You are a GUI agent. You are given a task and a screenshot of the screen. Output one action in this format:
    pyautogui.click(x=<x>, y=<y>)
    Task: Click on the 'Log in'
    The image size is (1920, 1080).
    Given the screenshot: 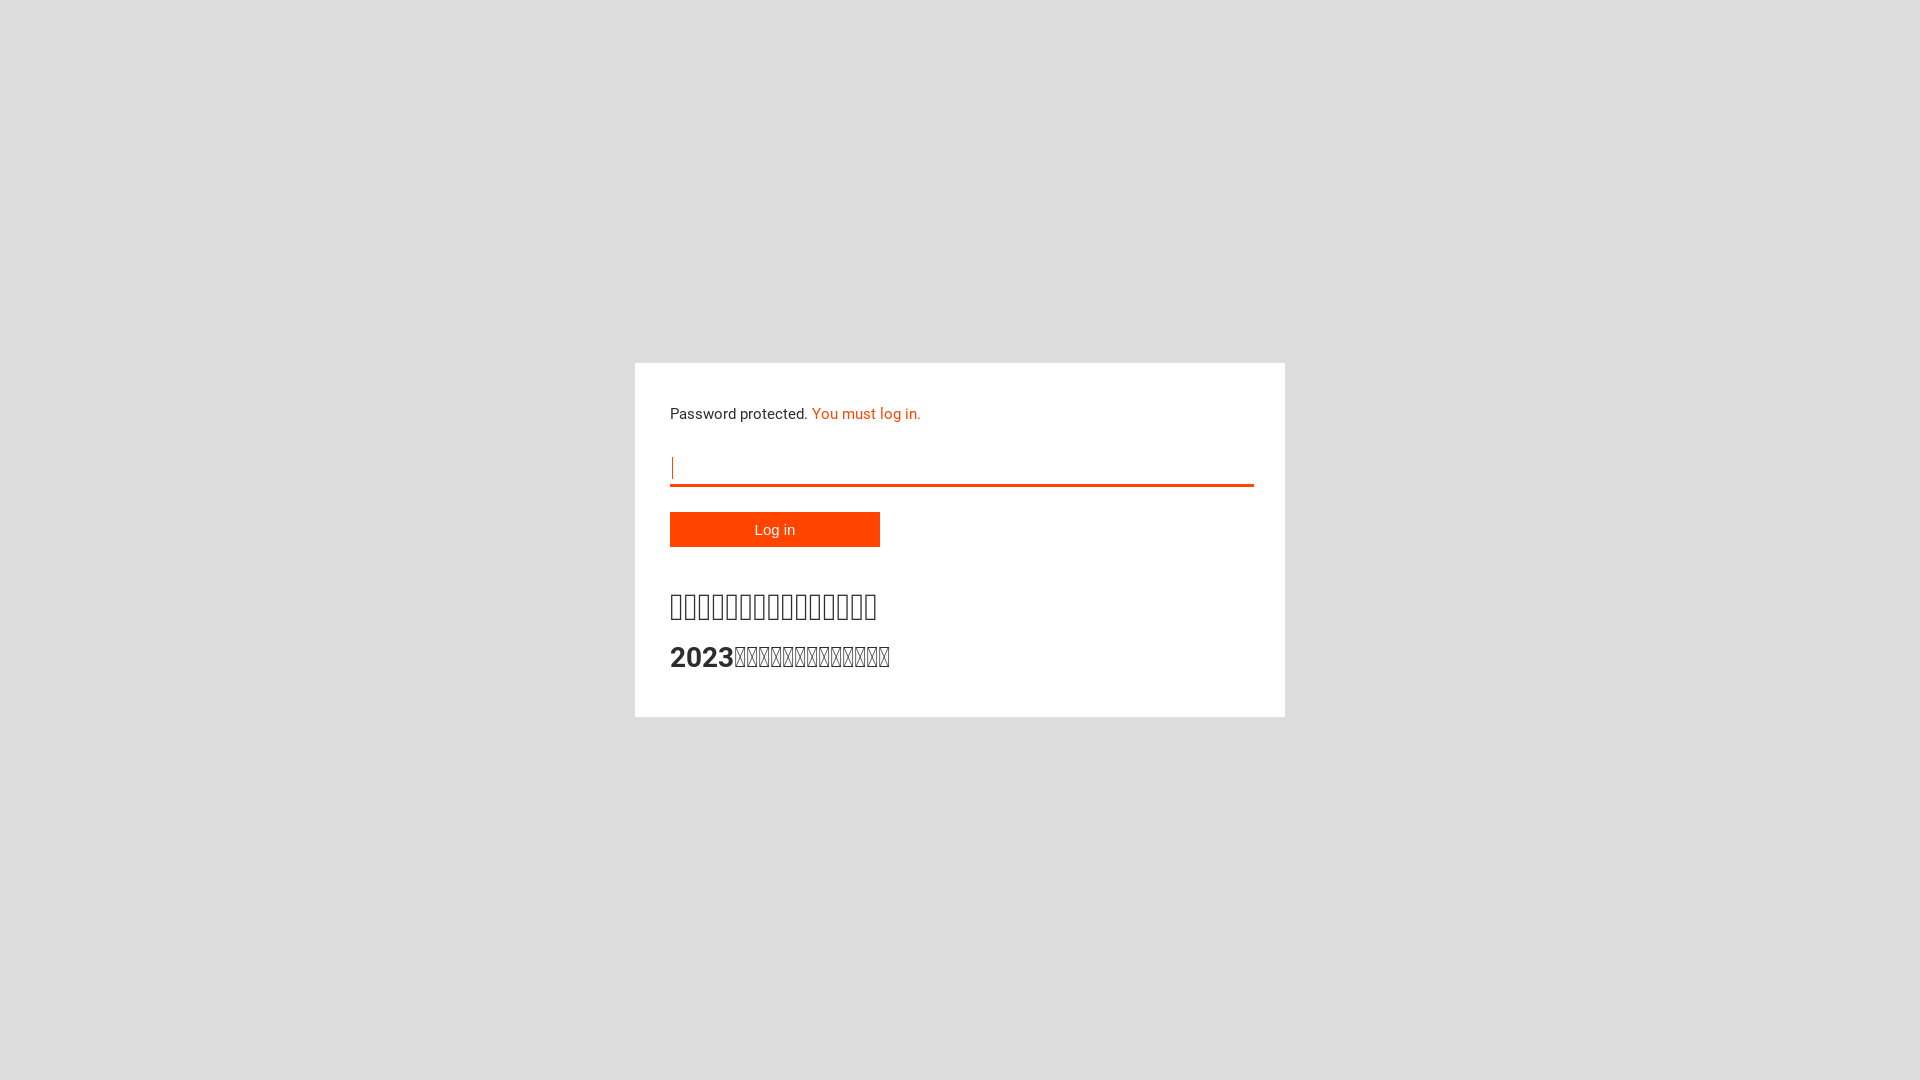 What is the action you would take?
    pyautogui.click(x=773, y=528)
    